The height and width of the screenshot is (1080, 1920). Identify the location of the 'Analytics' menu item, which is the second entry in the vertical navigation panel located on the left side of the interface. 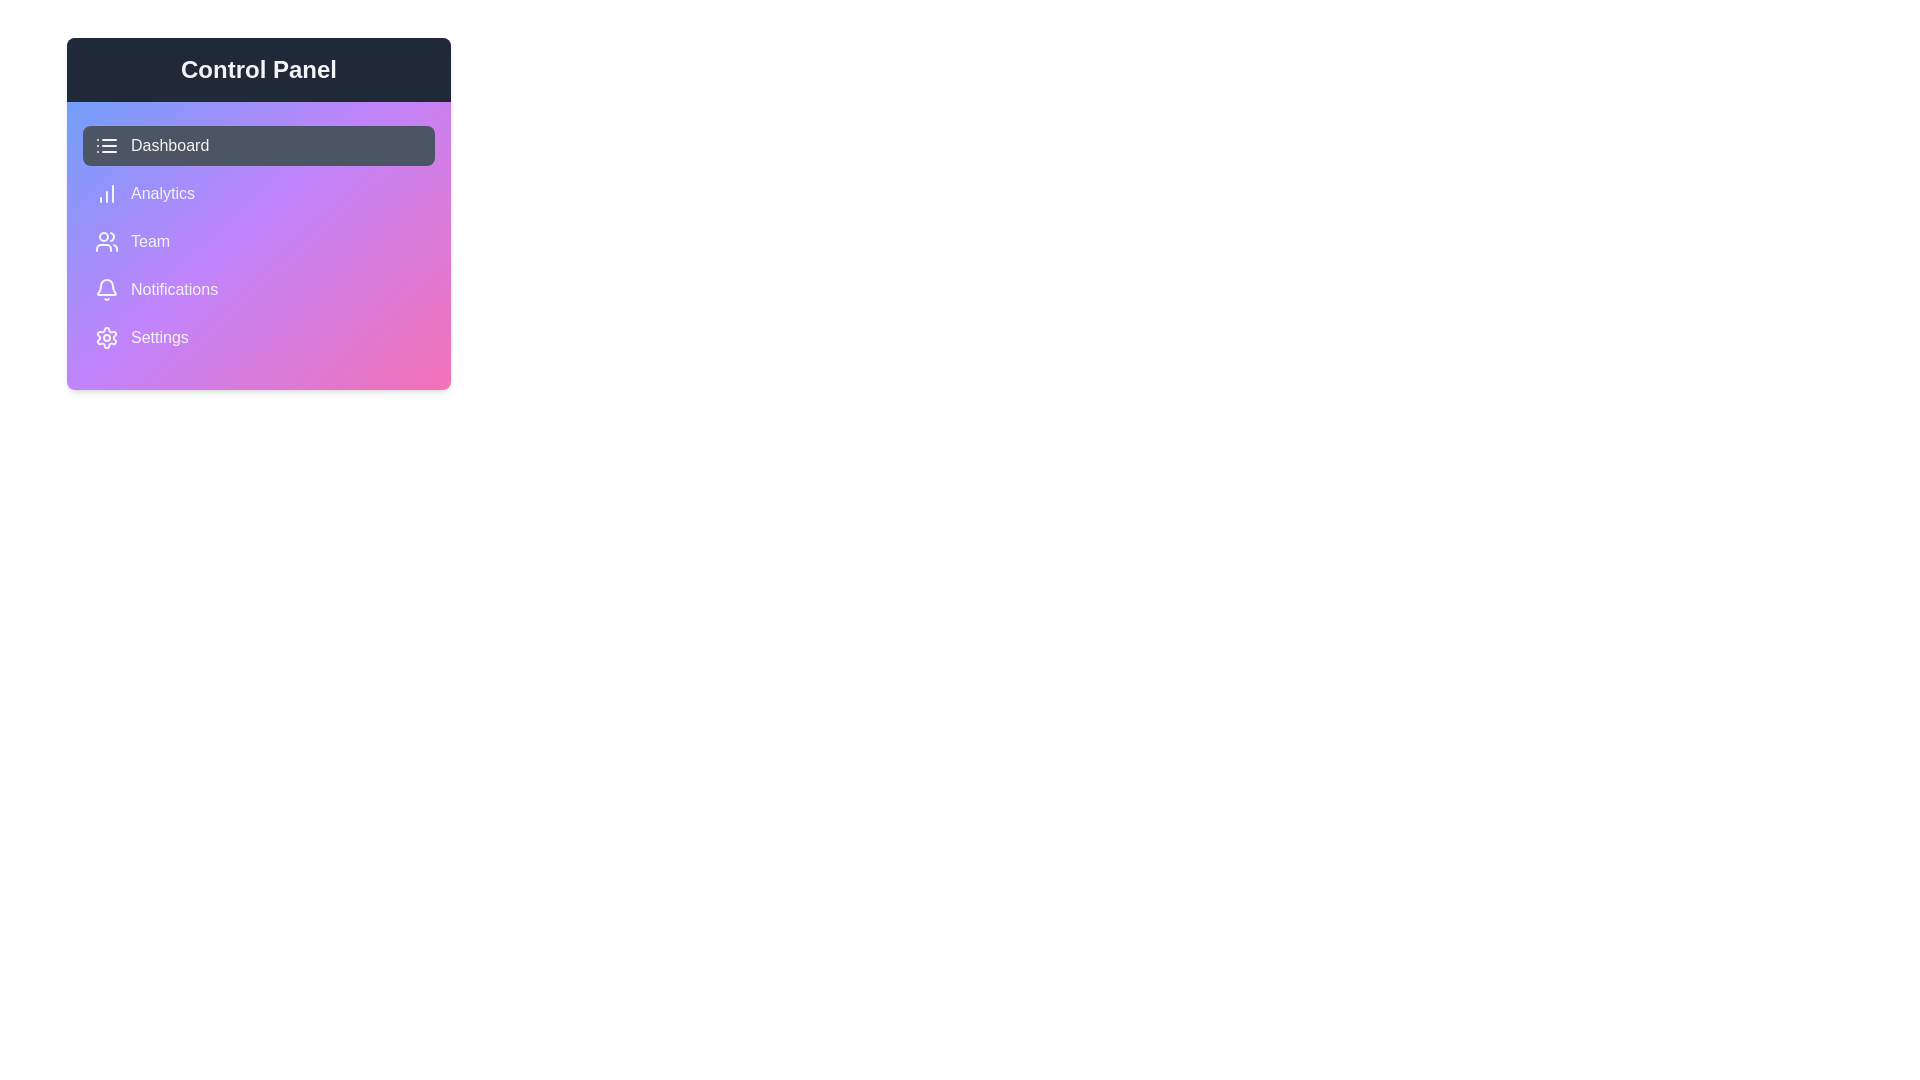
(258, 193).